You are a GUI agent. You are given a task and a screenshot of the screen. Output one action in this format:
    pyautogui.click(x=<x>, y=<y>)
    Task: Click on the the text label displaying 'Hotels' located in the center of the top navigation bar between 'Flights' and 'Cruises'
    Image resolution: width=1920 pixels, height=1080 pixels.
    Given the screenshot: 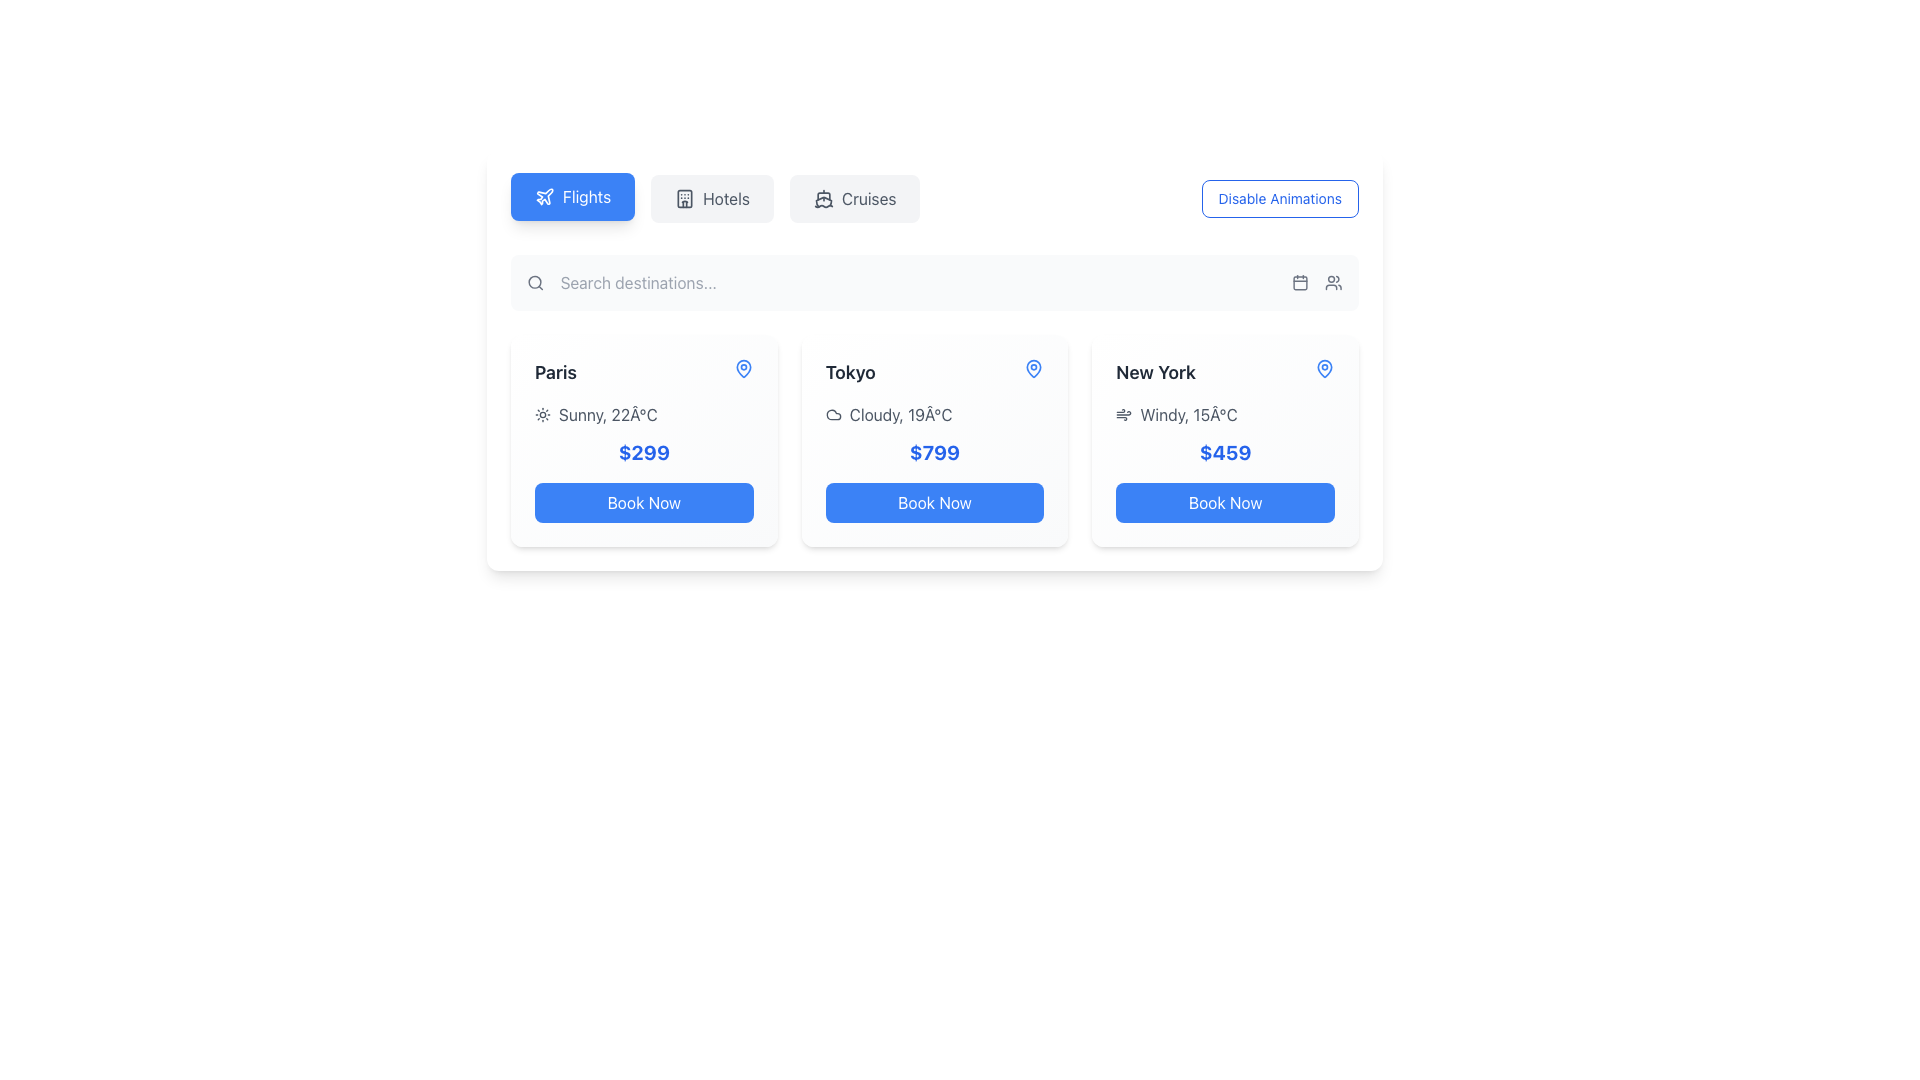 What is the action you would take?
    pyautogui.click(x=725, y=199)
    